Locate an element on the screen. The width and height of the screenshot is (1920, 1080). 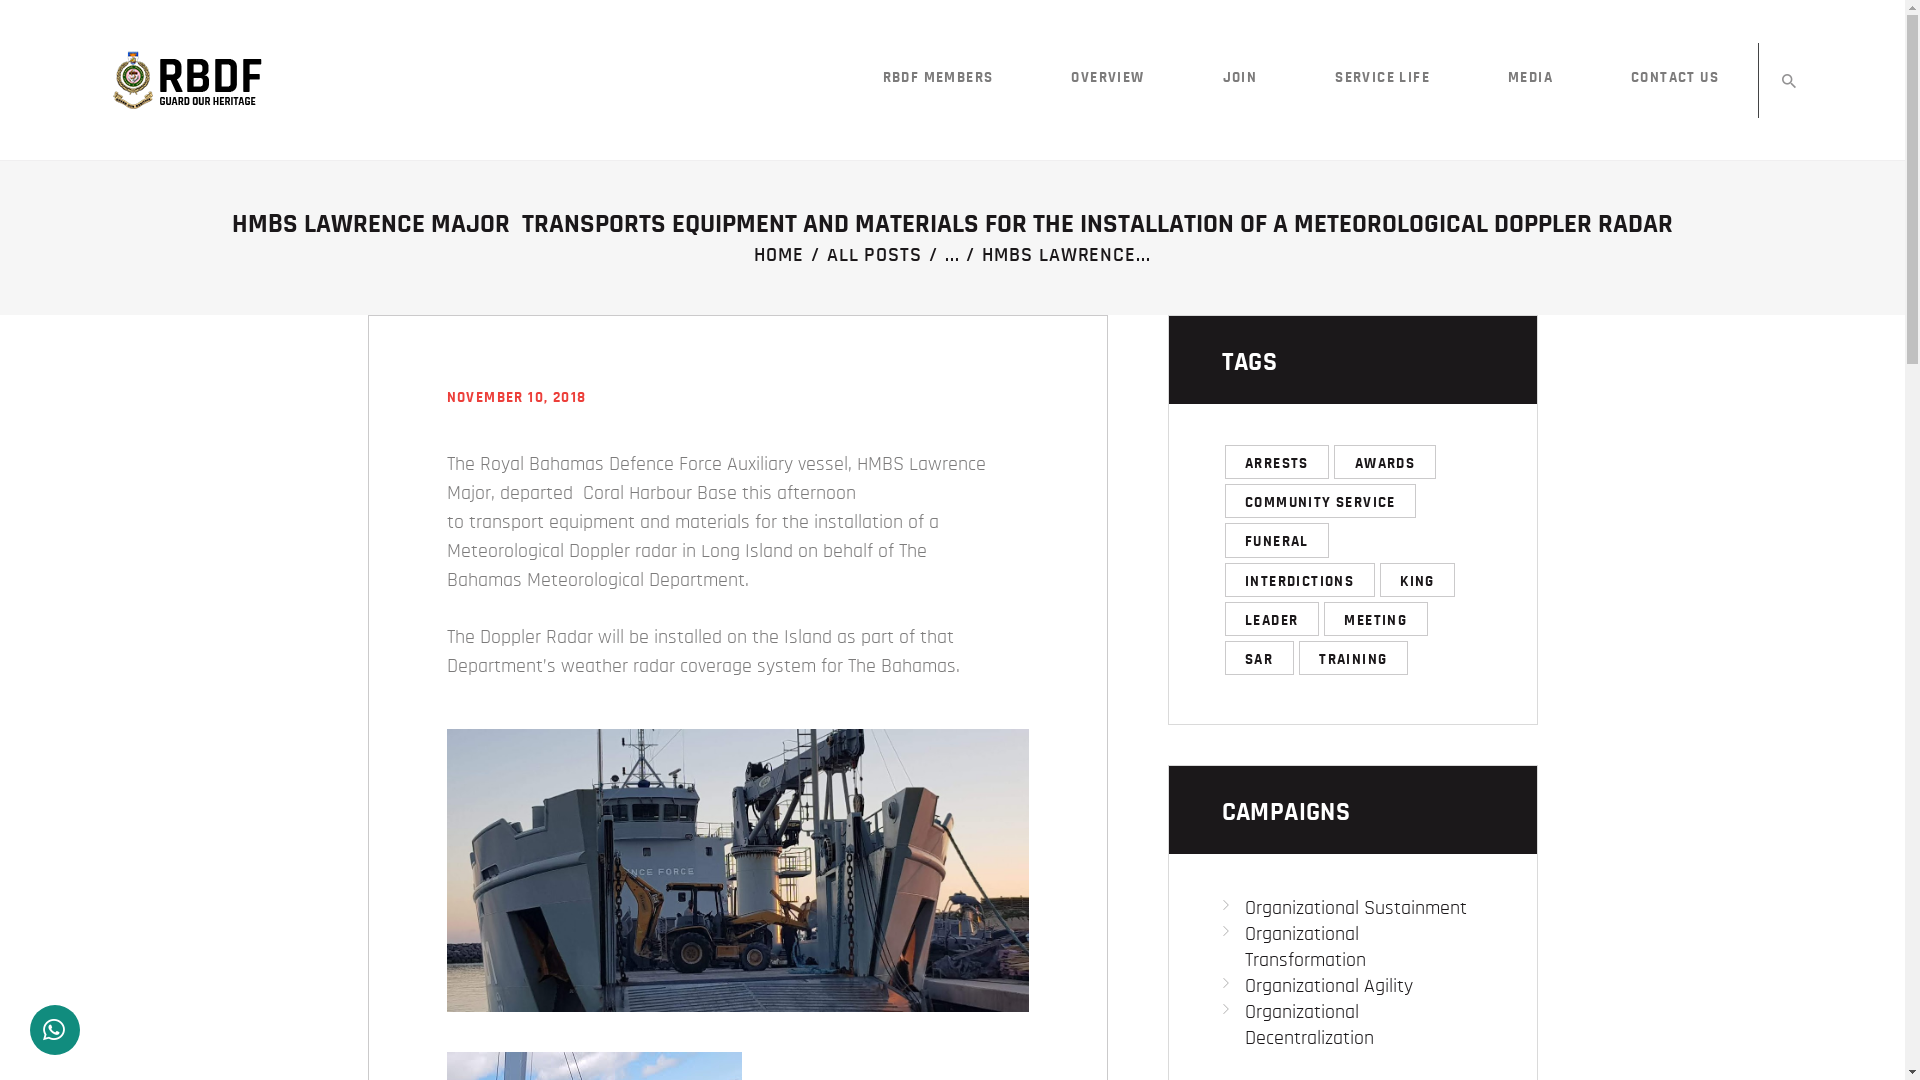
'CONTACT US' is located at coordinates (1675, 77).